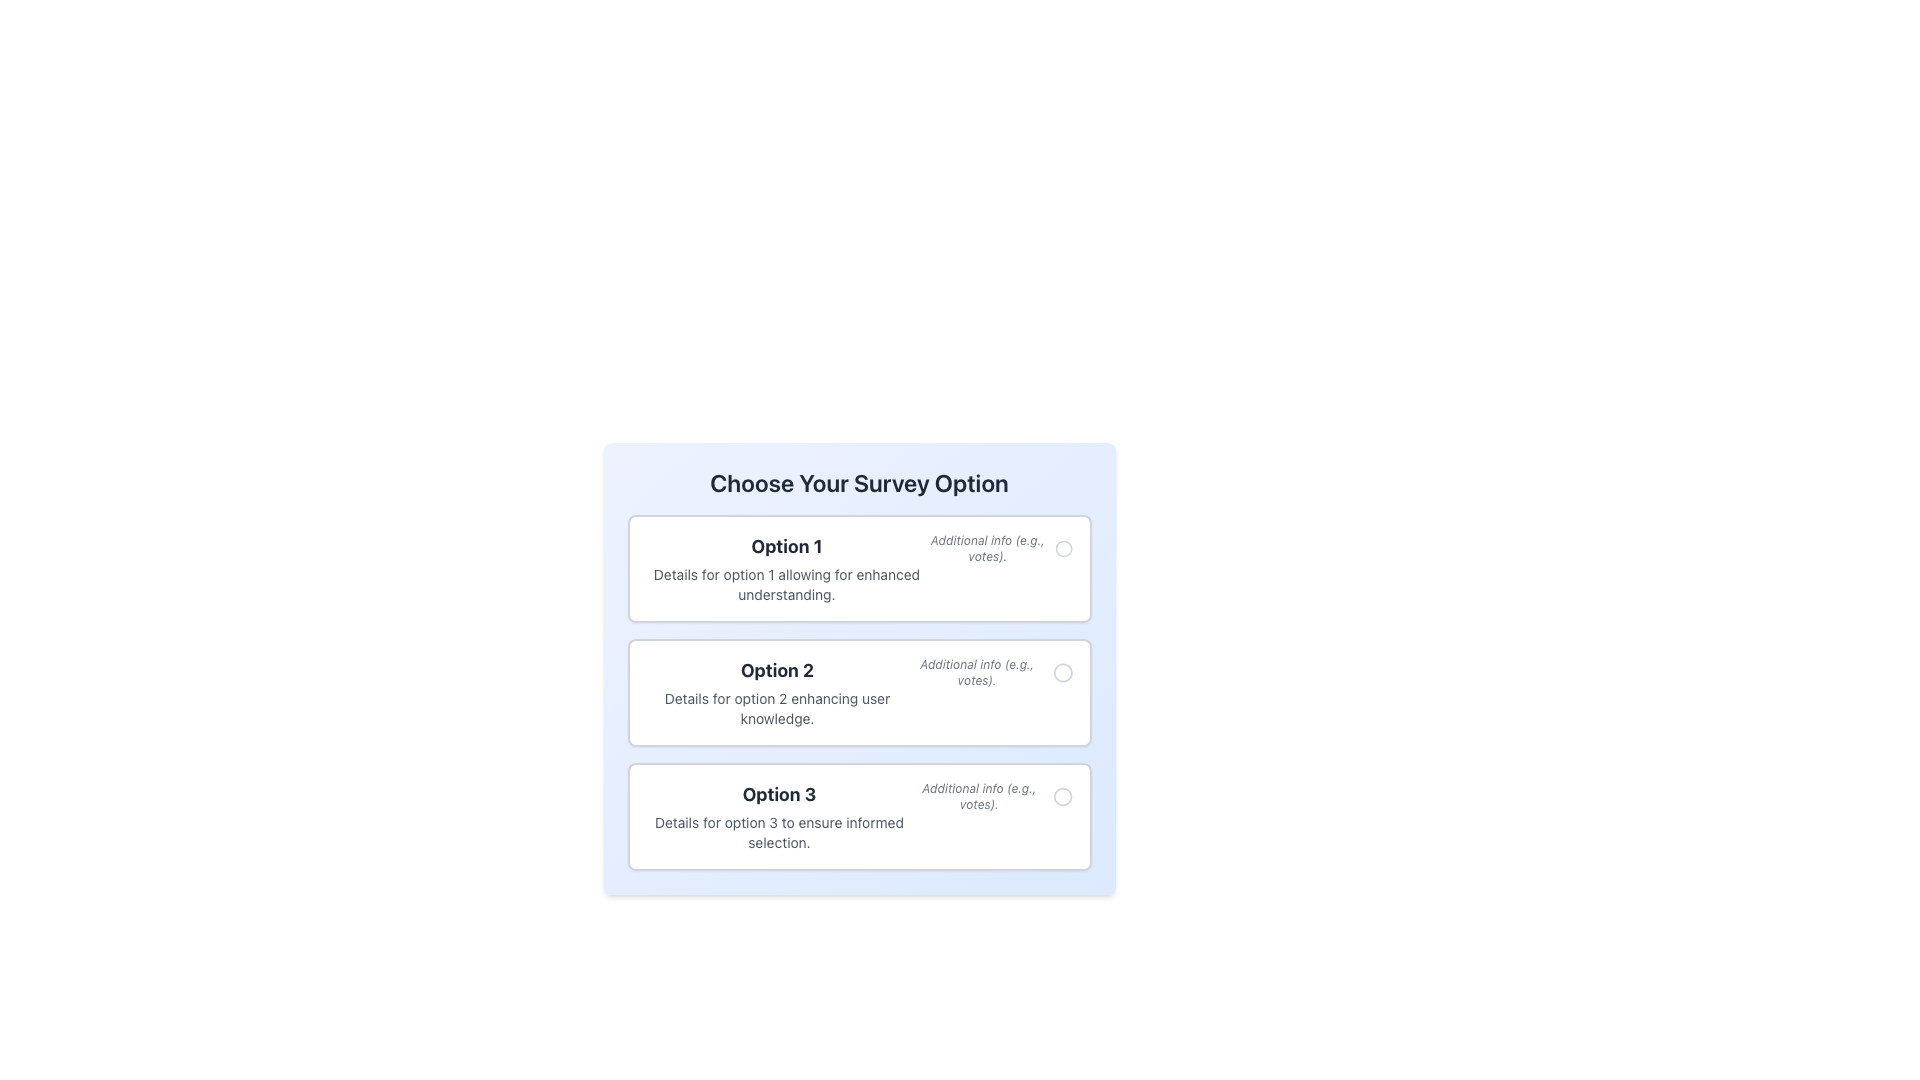 The height and width of the screenshot is (1080, 1920). Describe the element at coordinates (859, 668) in the screenshot. I see `the Selectable Option Component titled 'Choose Your Survey Option'` at that location.